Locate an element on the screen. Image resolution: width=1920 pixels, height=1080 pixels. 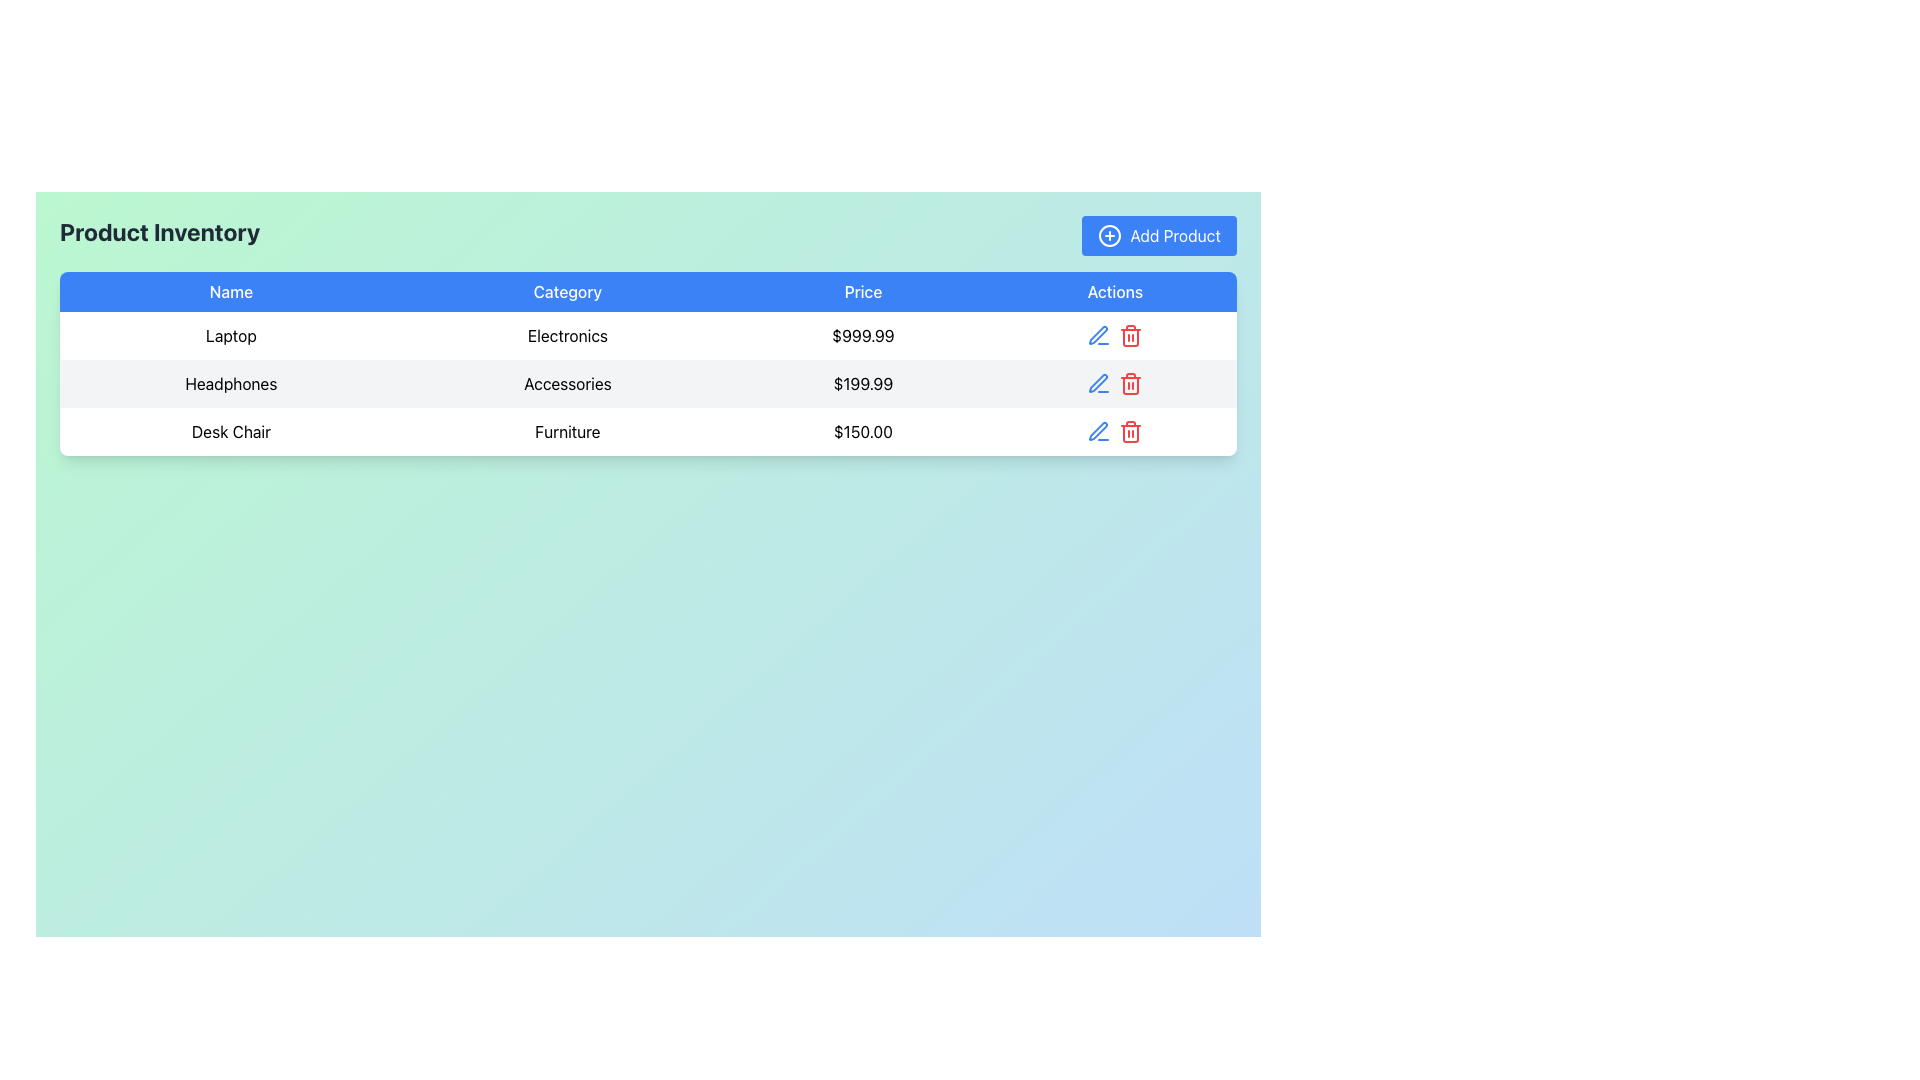
the edit icon located in the 'Actions' column of the first row of the table, which is styled in blue color is located at coordinates (1114, 334).